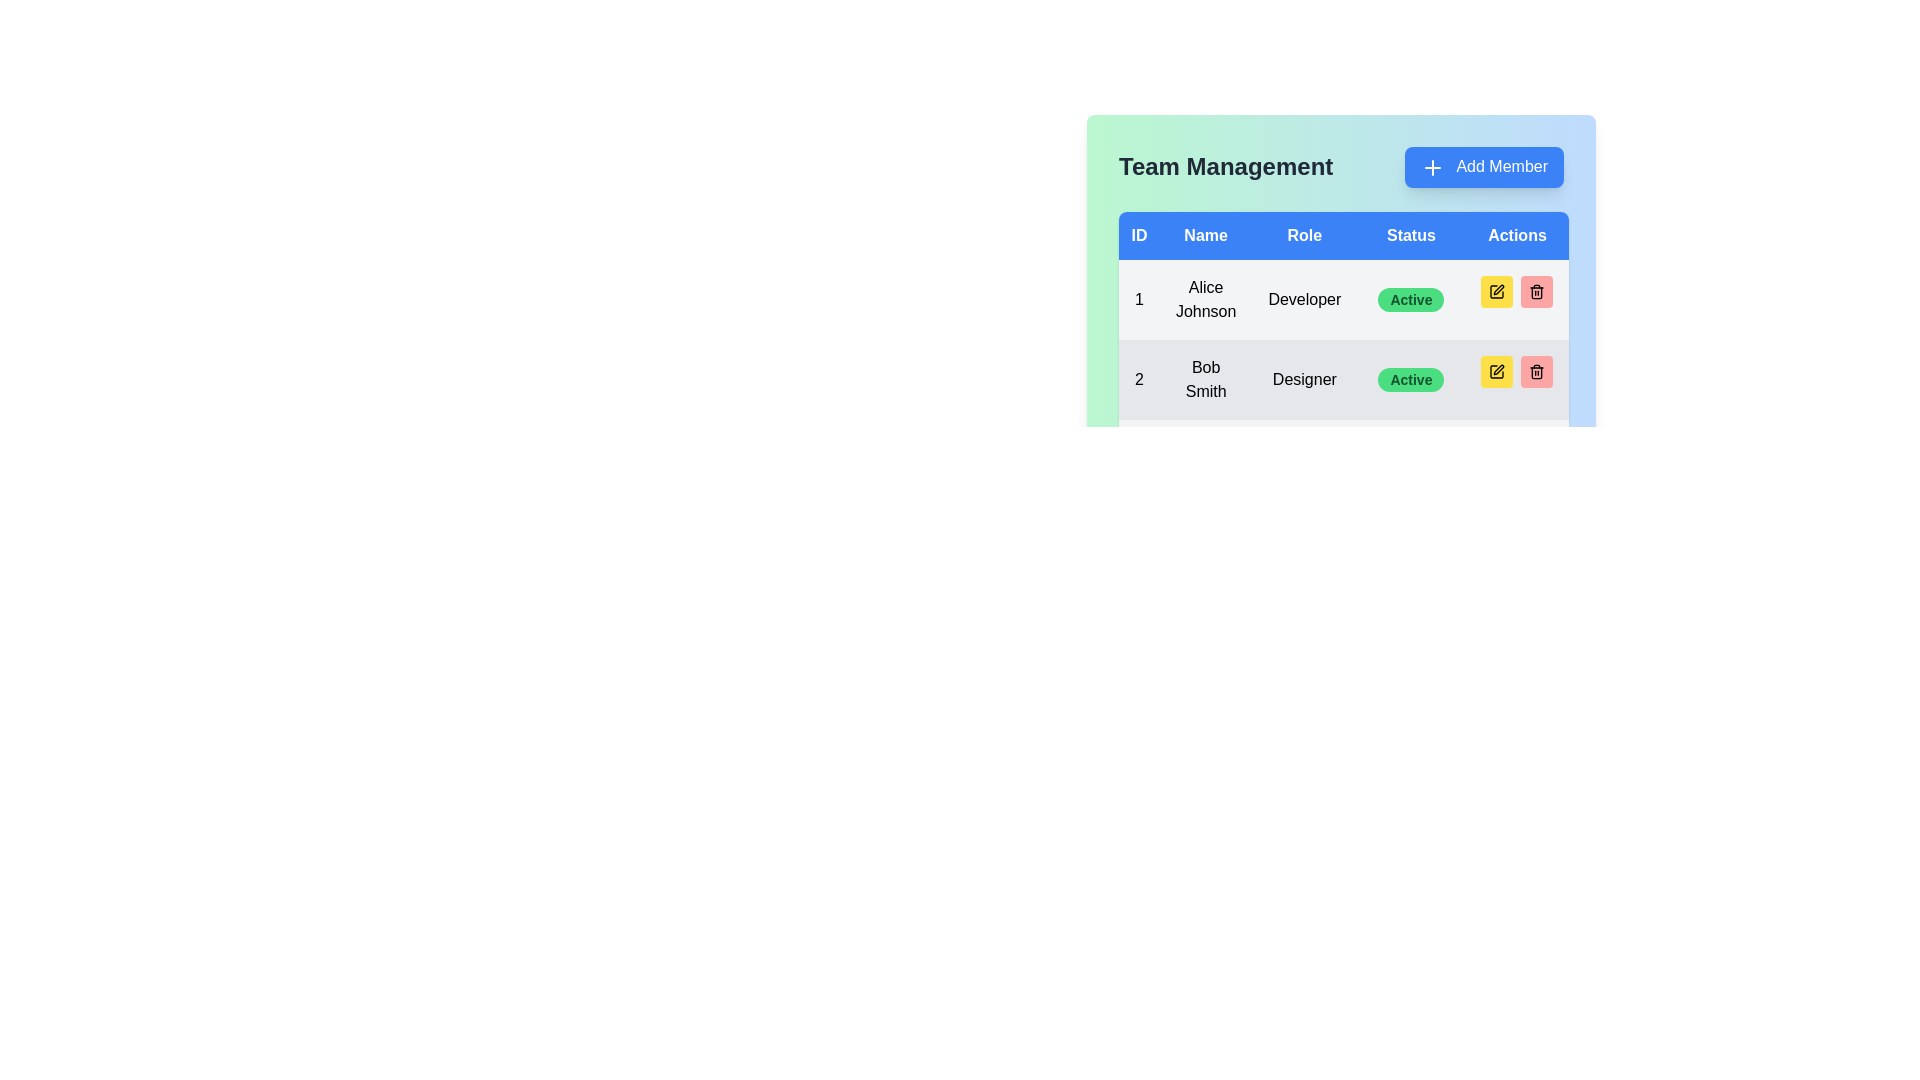 This screenshot has height=1080, width=1920. Describe the element at coordinates (1431, 166) in the screenshot. I see `the cross-icon within the blue 'Add Member' button located in the upper-right corner of the main interface` at that location.